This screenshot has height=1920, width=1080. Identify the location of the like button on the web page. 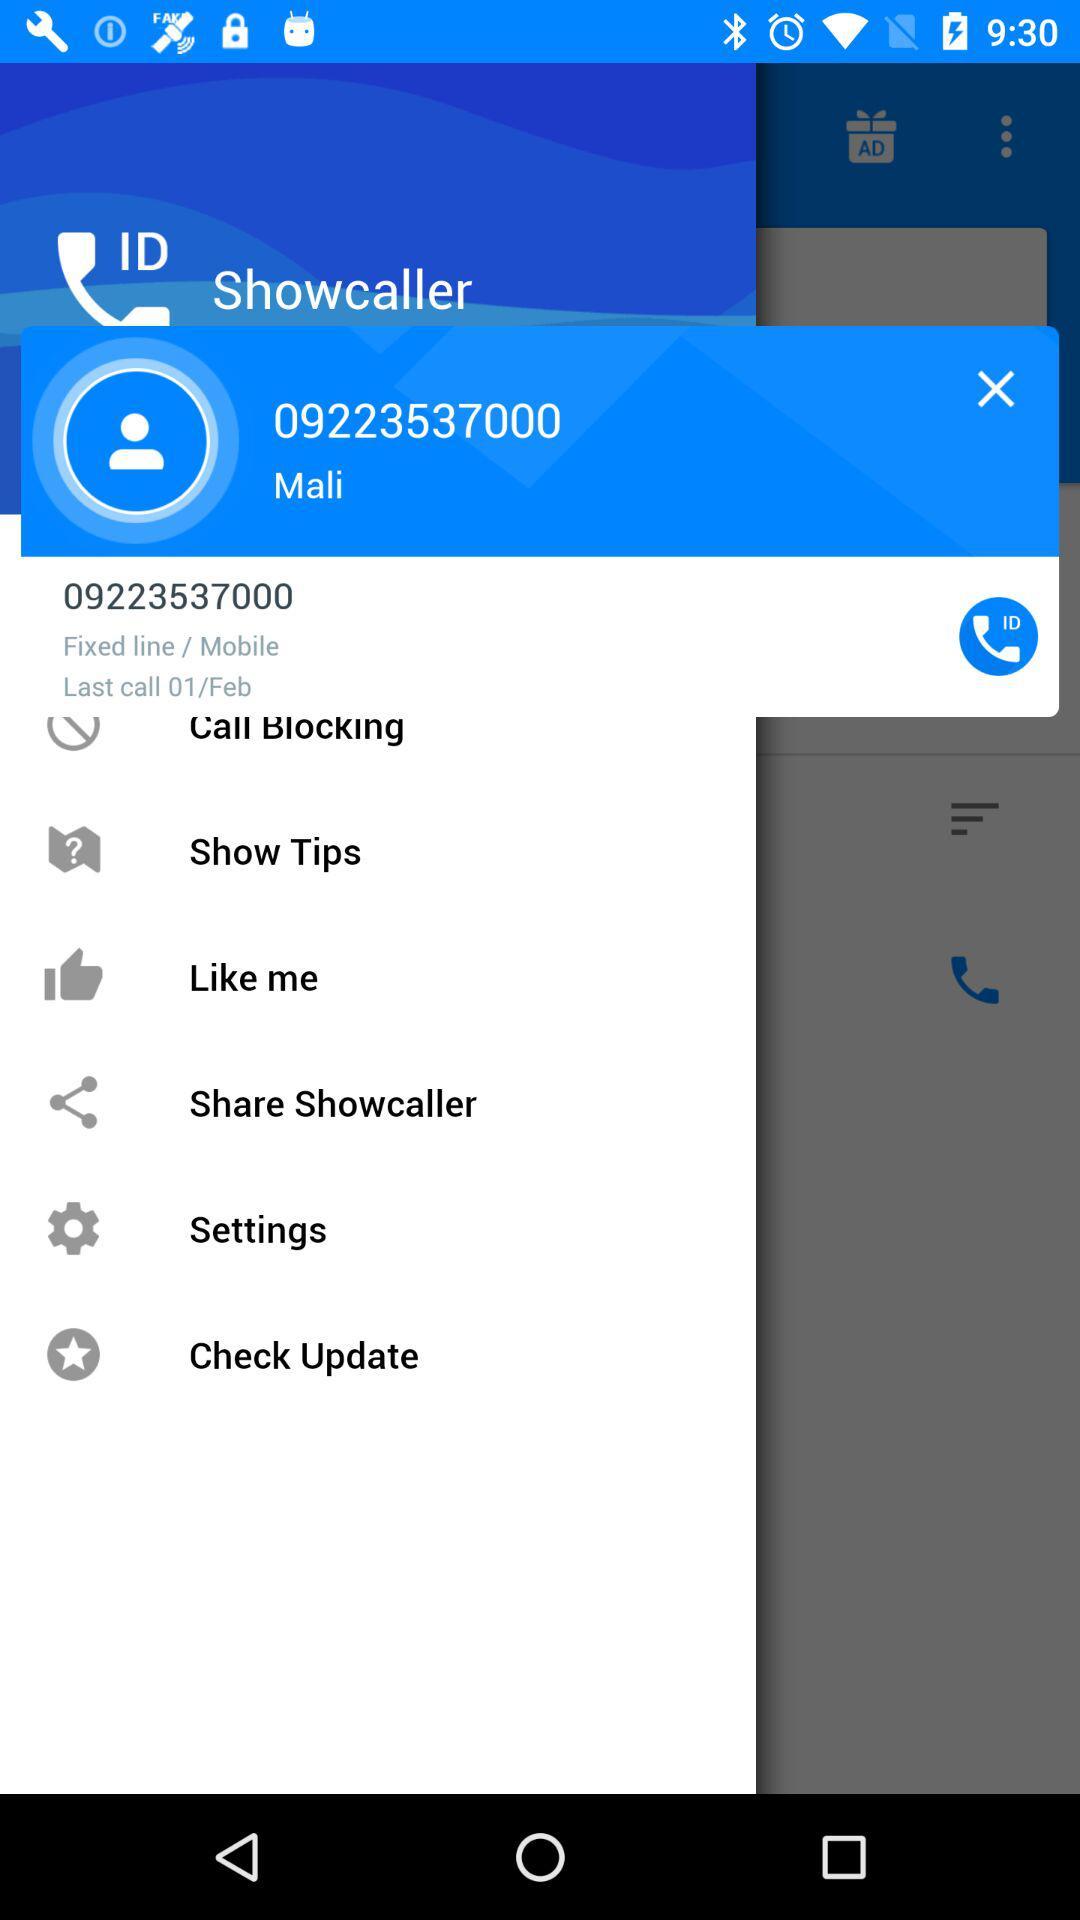
(104, 979).